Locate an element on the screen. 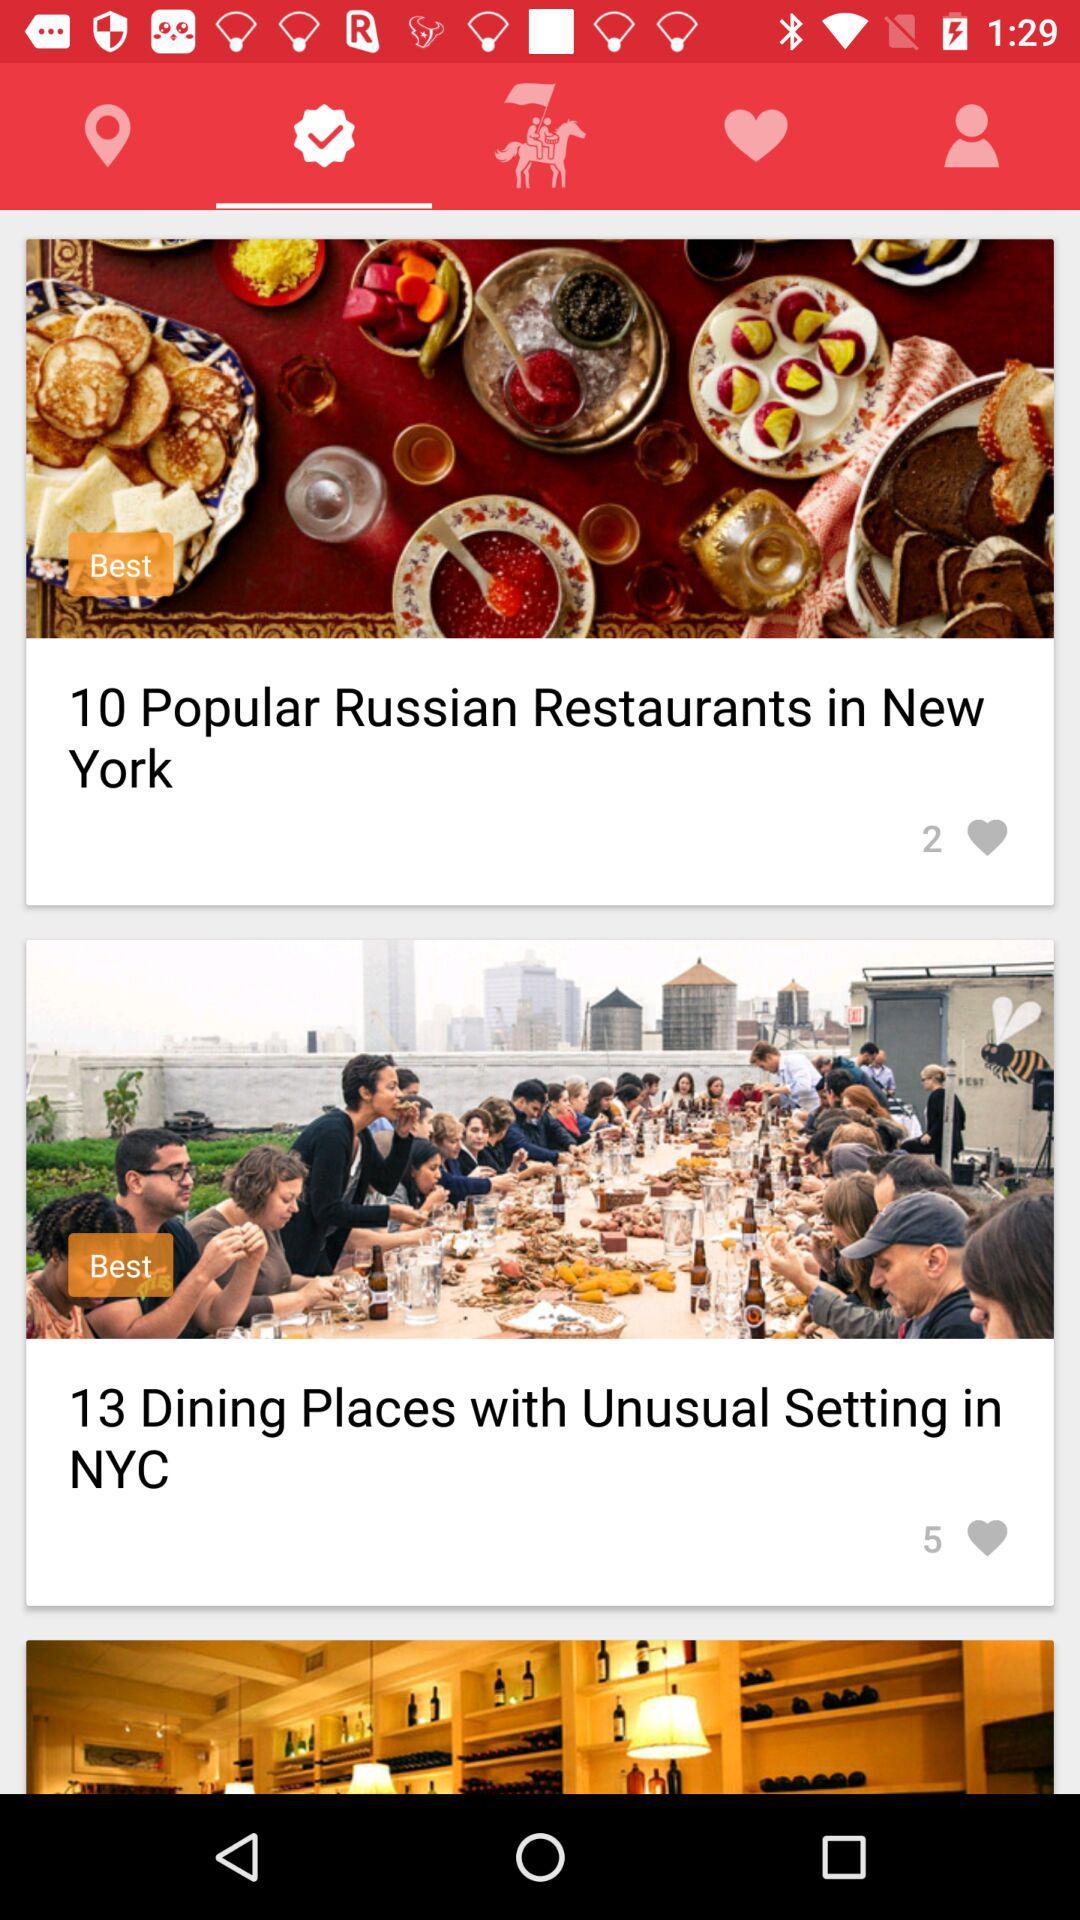 The image size is (1080, 1920). the item below the 13 dining places is located at coordinates (965, 1537).